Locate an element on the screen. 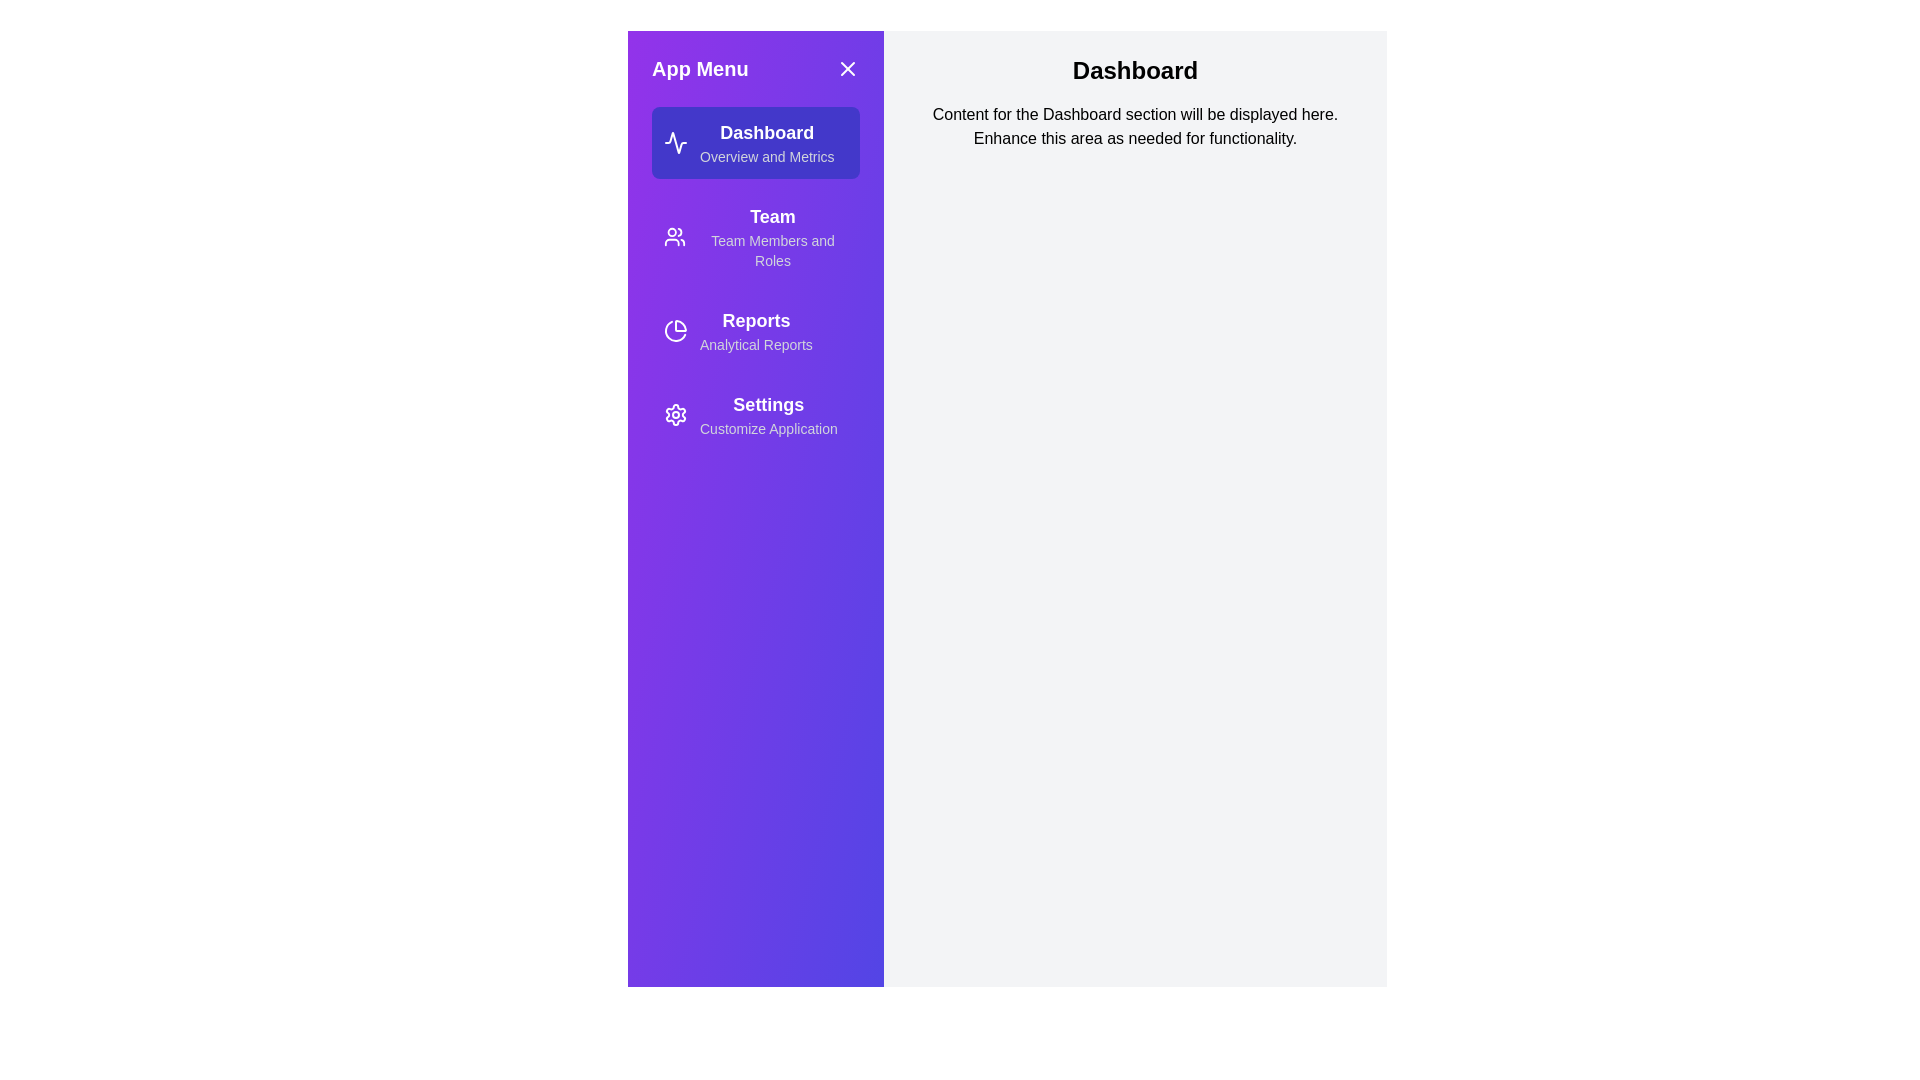 This screenshot has height=1080, width=1920. the menu item Team to observe its visual effect is located at coordinates (754, 235).